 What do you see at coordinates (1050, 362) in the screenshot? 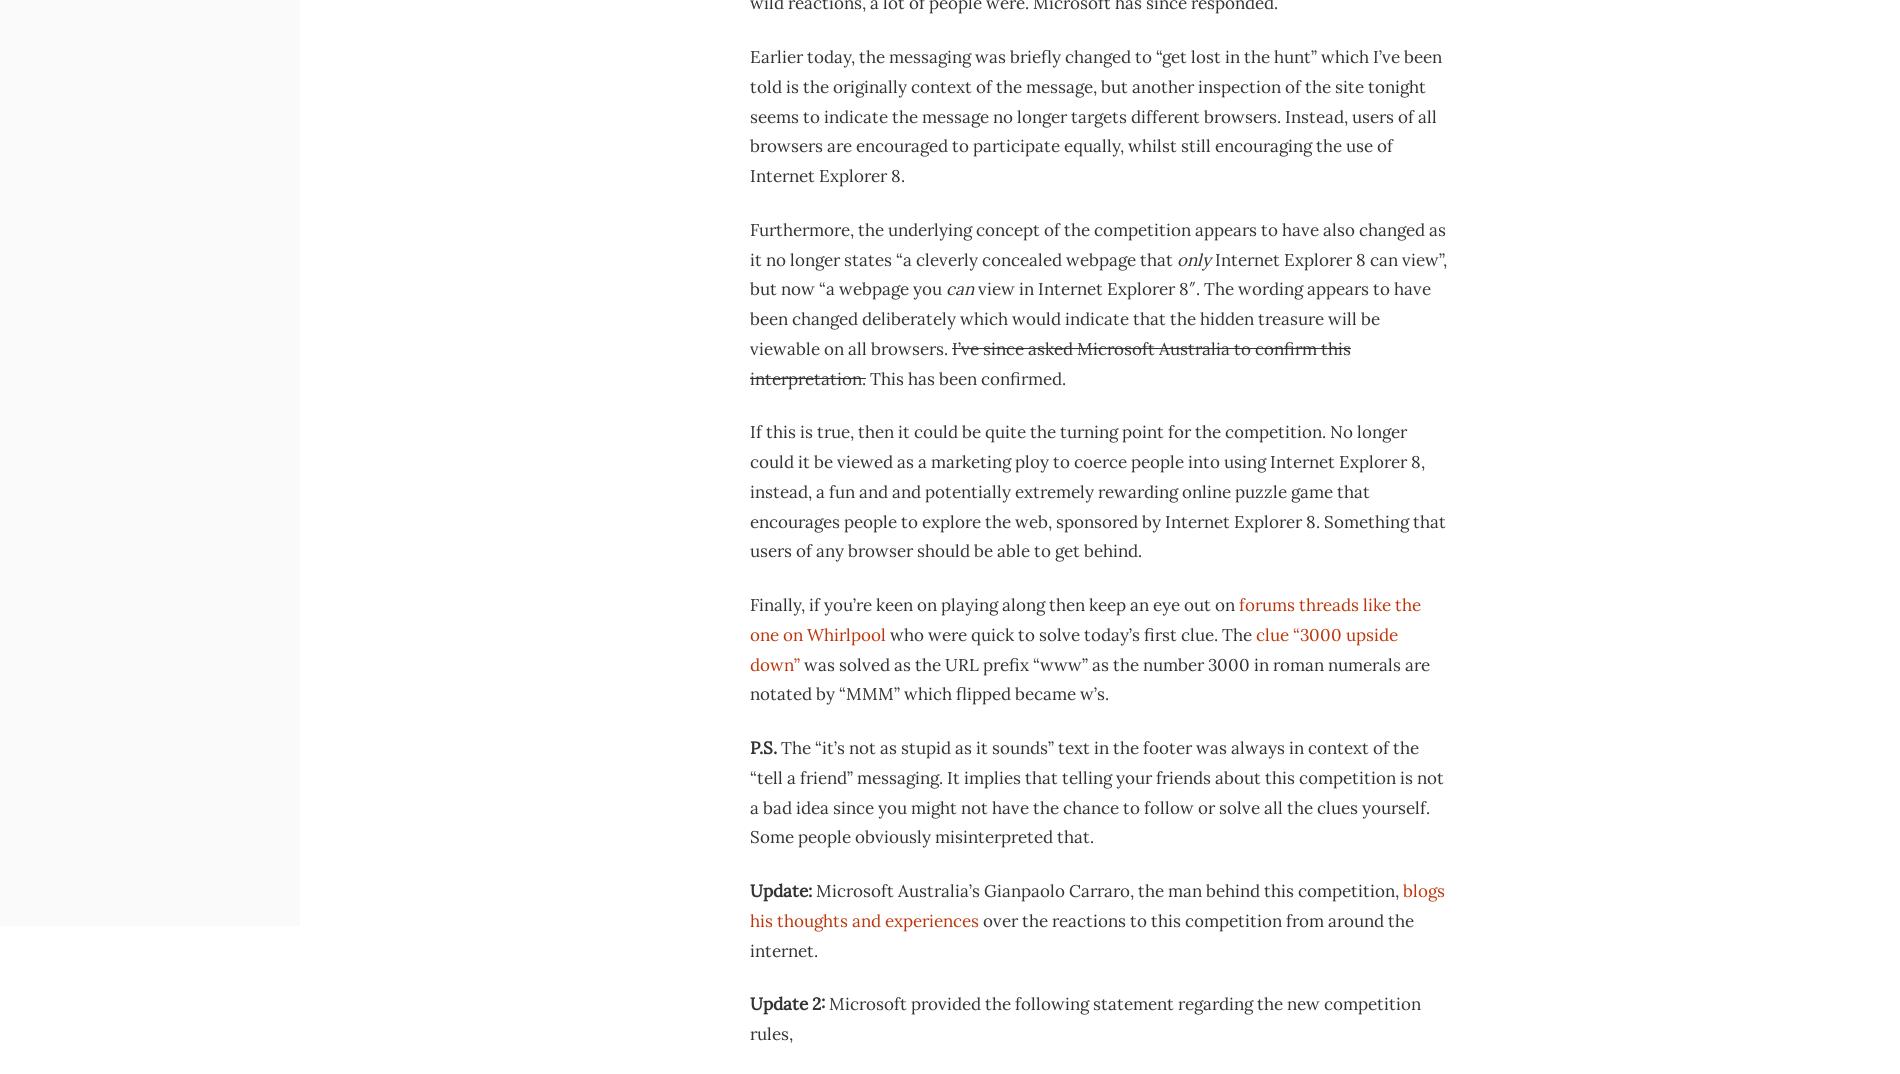
I see `'I’ve since asked Microsoft Australia to confirm this interpretation.'` at bounding box center [1050, 362].